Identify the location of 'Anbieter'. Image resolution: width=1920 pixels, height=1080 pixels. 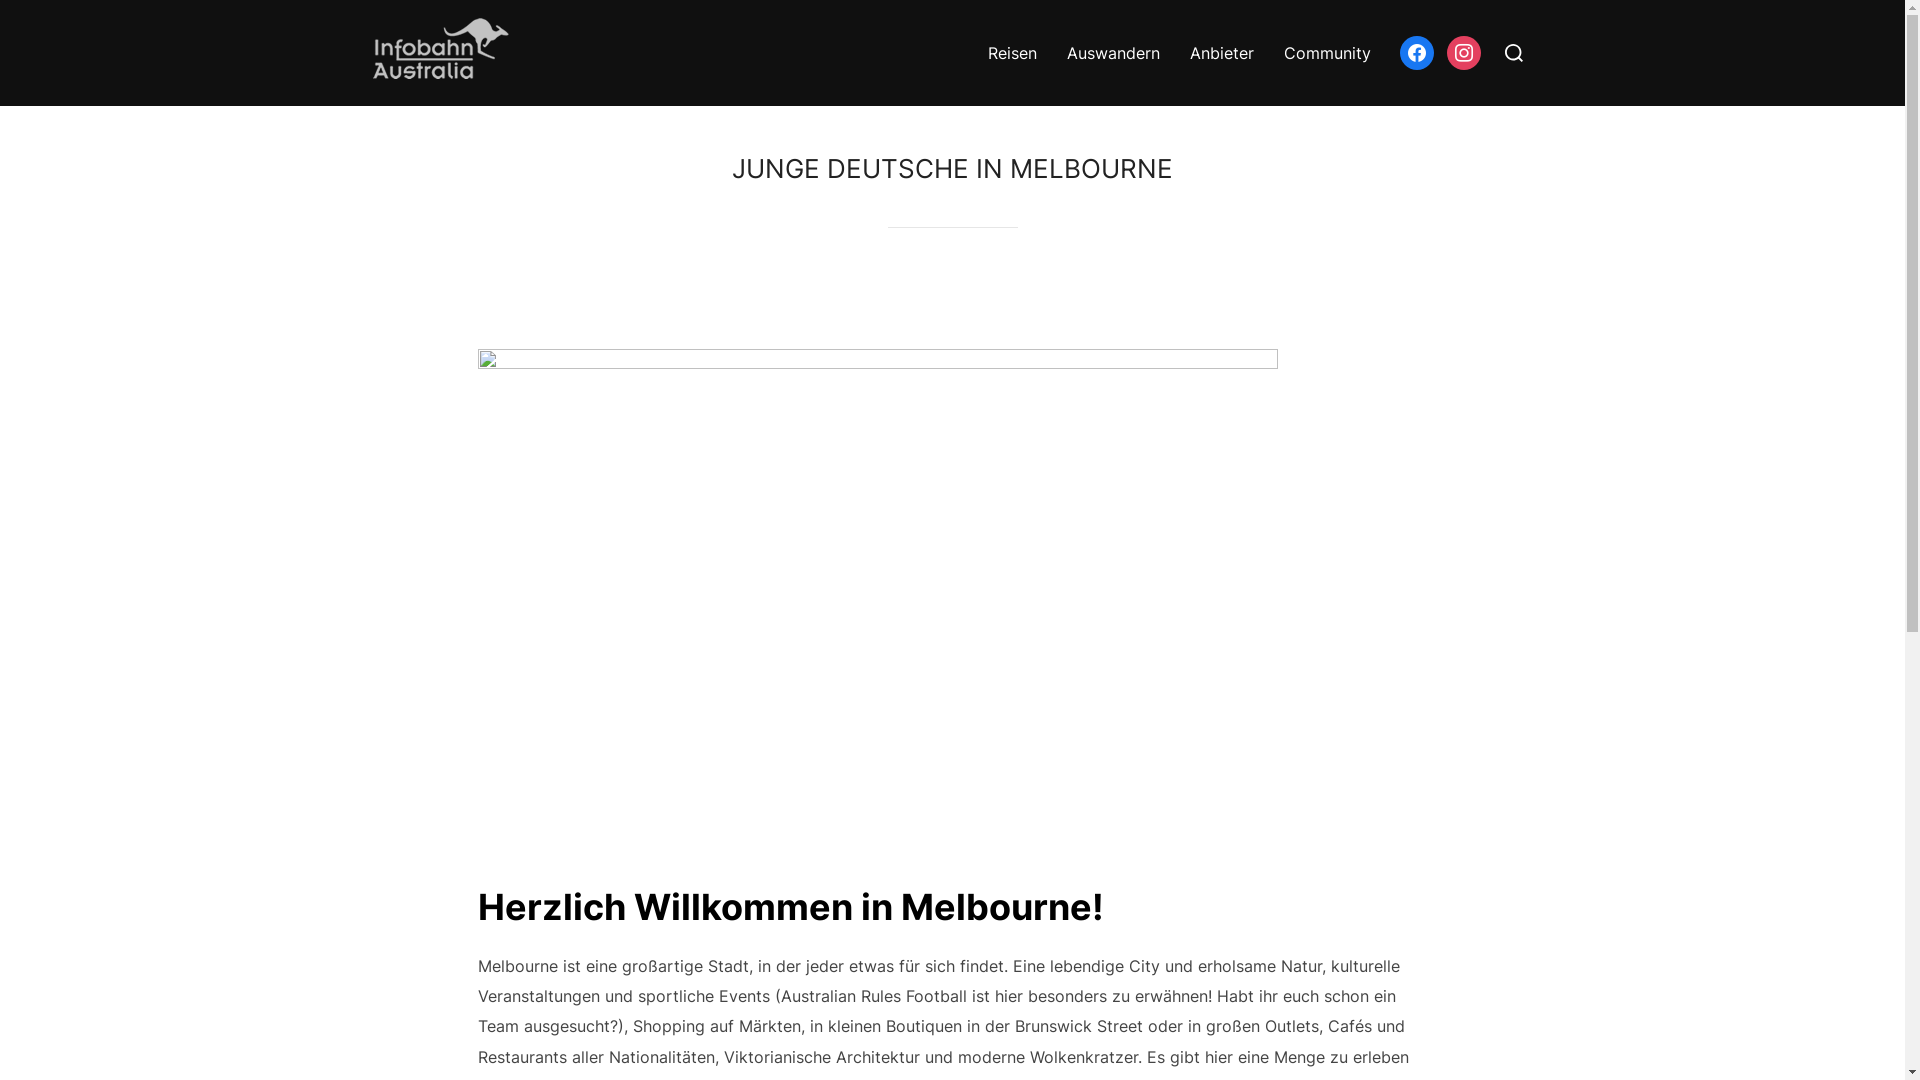
(1221, 52).